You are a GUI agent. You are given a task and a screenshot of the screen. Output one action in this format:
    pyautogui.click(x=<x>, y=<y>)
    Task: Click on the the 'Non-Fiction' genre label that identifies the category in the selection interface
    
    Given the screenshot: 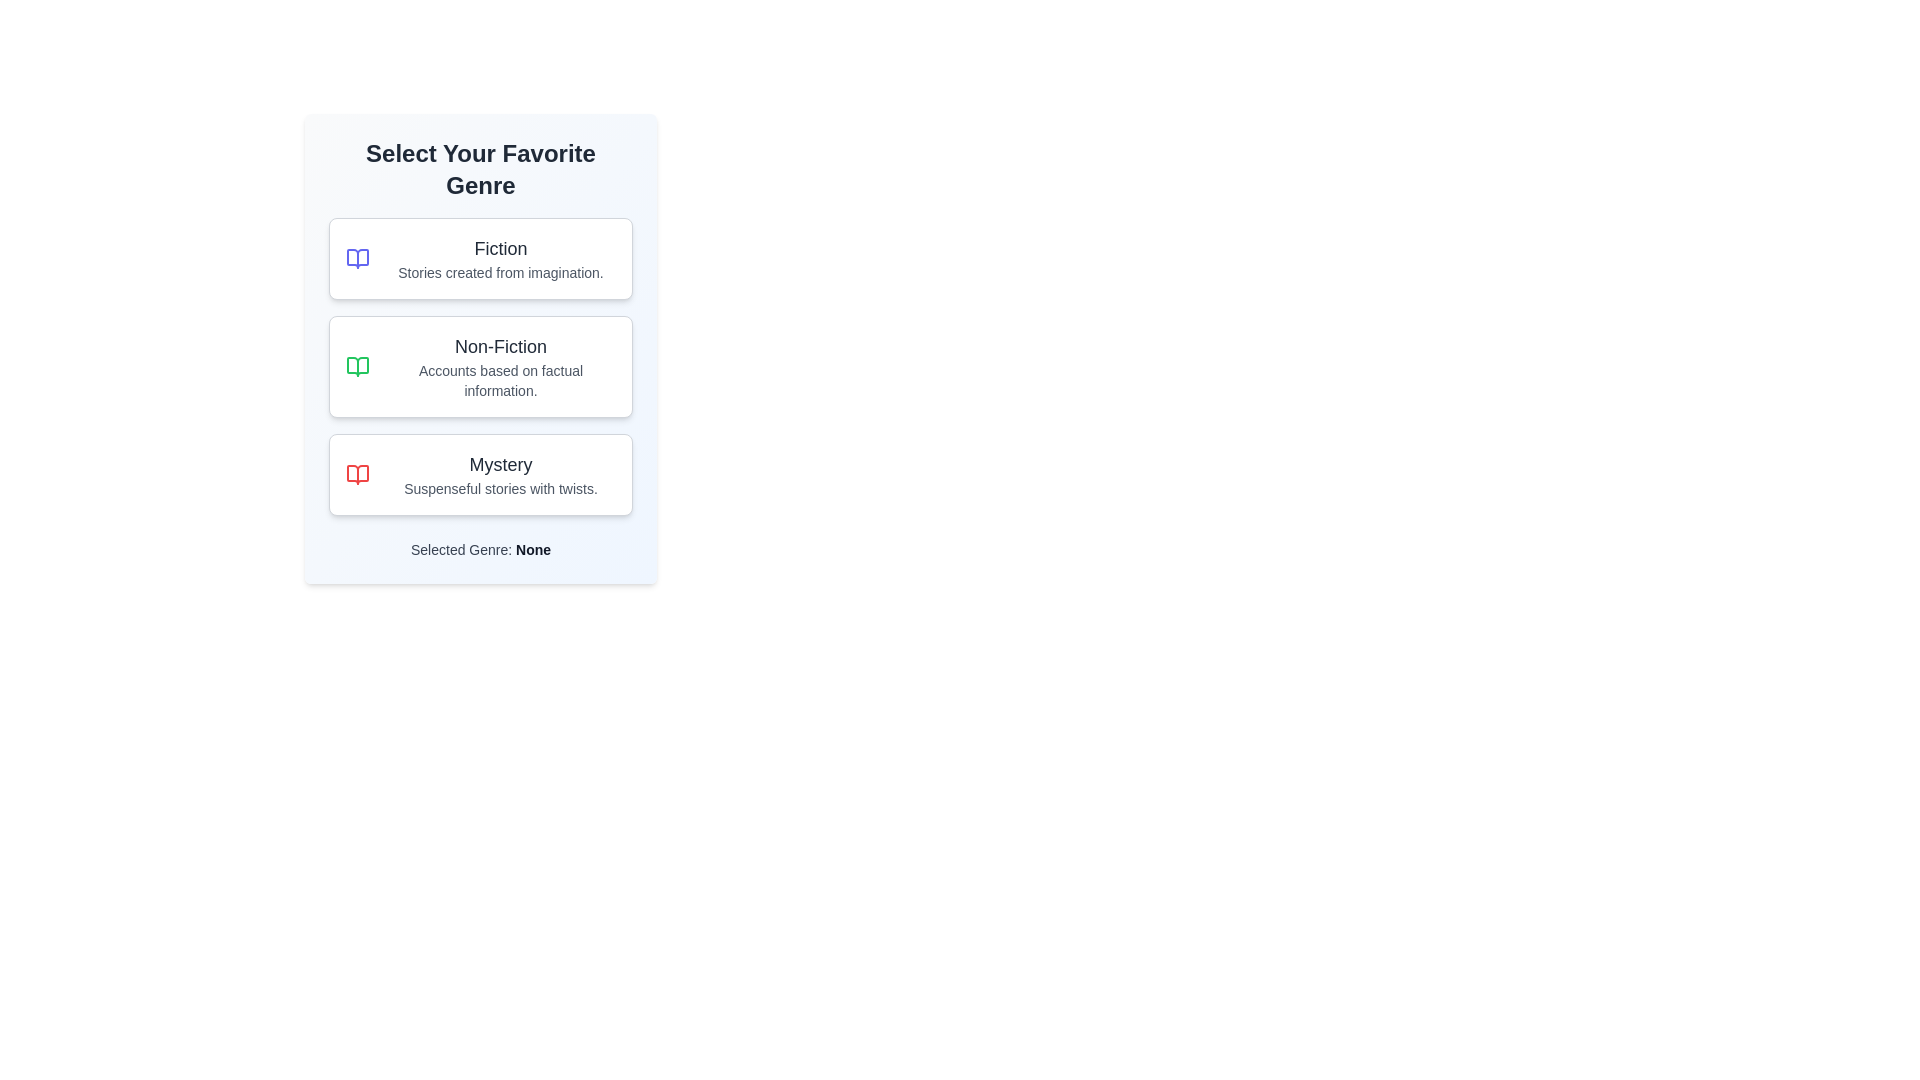 What is the action you would take?
    pyautogui.click(x=500, y=346)
    